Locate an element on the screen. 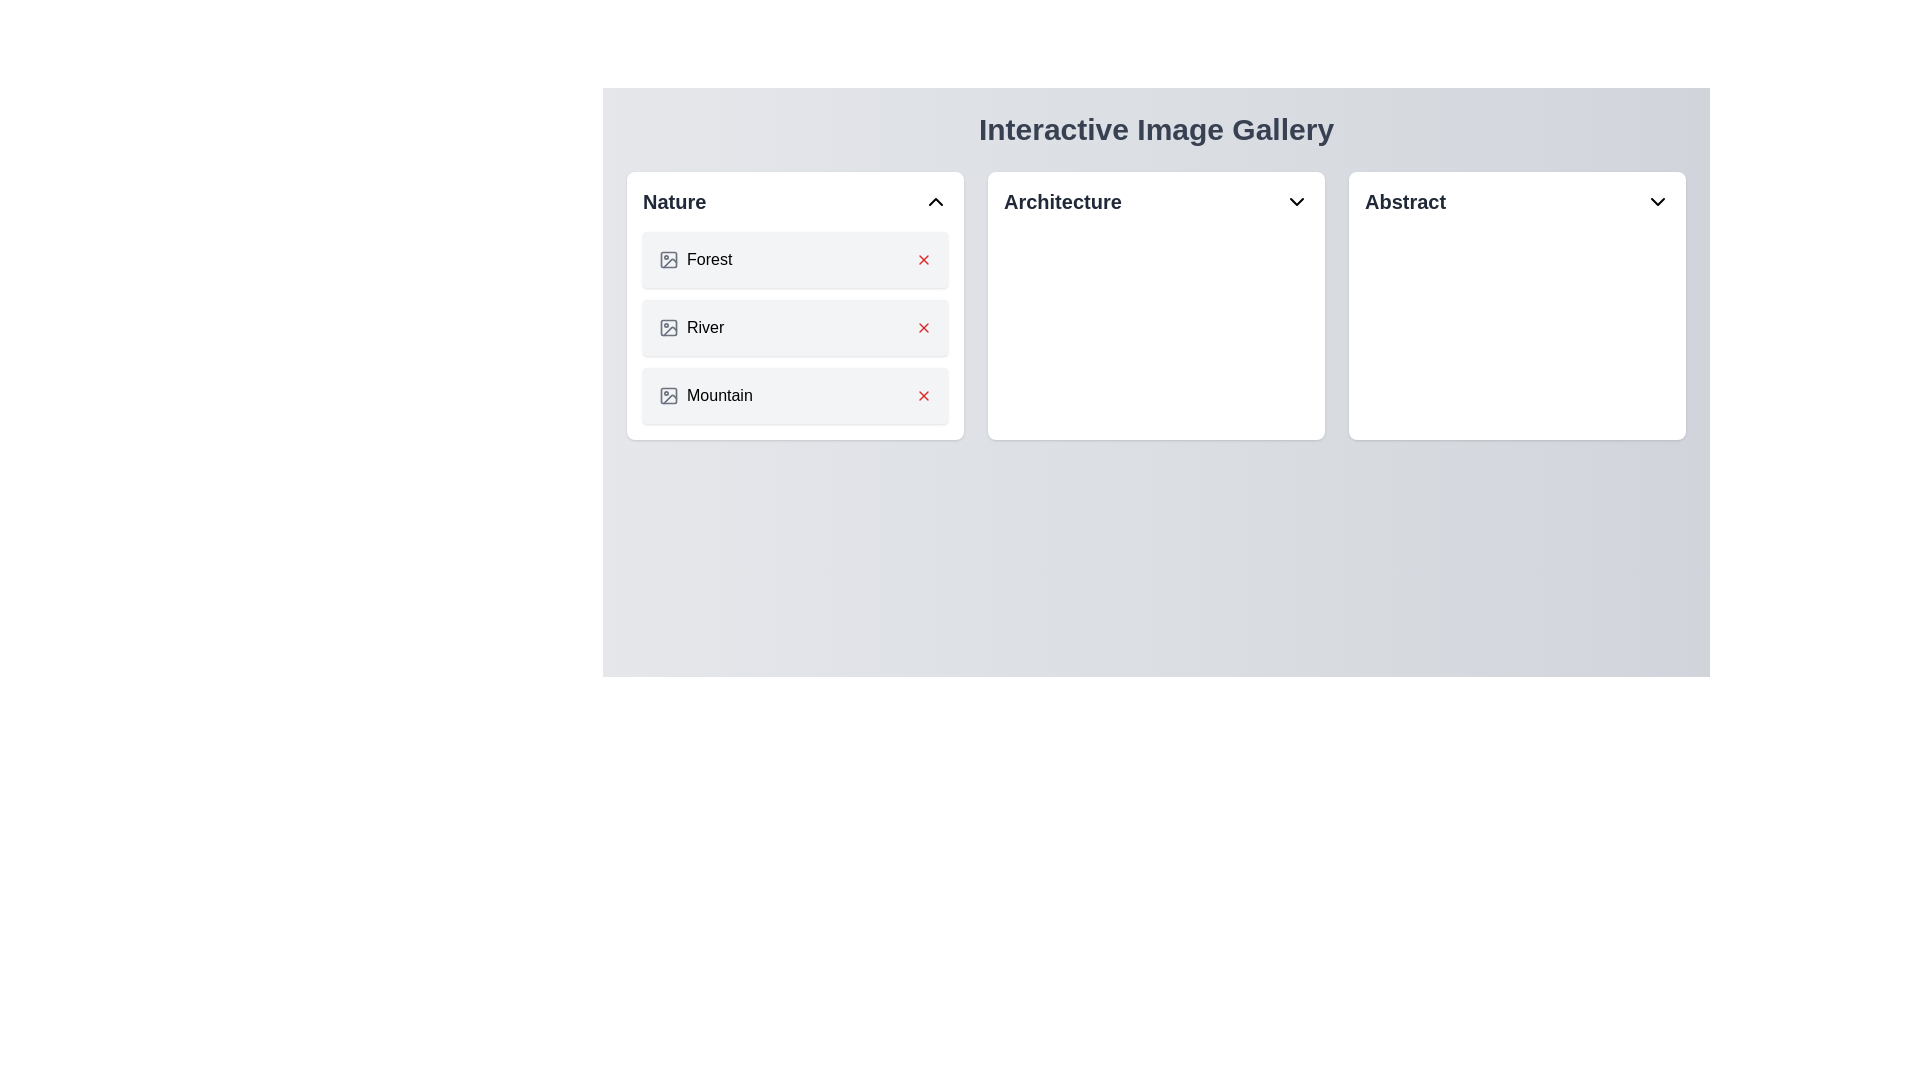 Image resolution: width=1920 pixels, height=1080 pixels. the top-left rectangular icon component representing a photo within the 'Mountain' list item in the 'Nature' category of the interactive image gallery is located at coordinates (668, 396).